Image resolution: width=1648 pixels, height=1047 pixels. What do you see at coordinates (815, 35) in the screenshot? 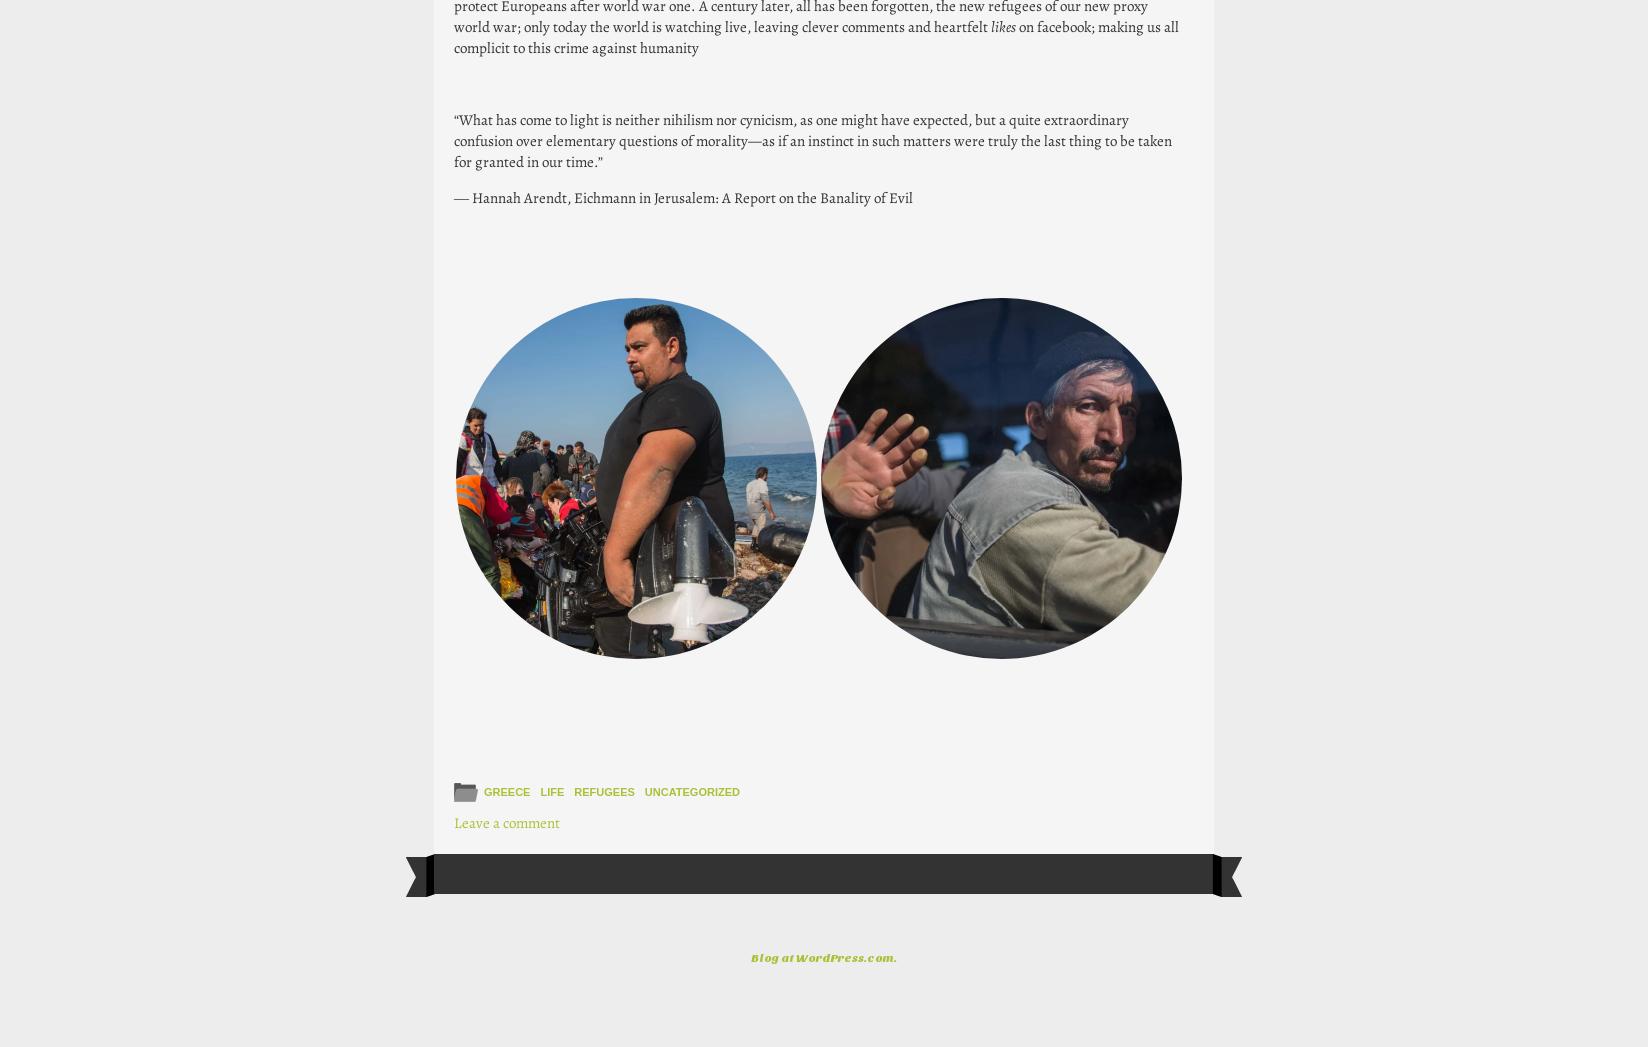
I see `'on facebook; making us all complicit to this crime against humanity'` at bounding box center [815, 35].